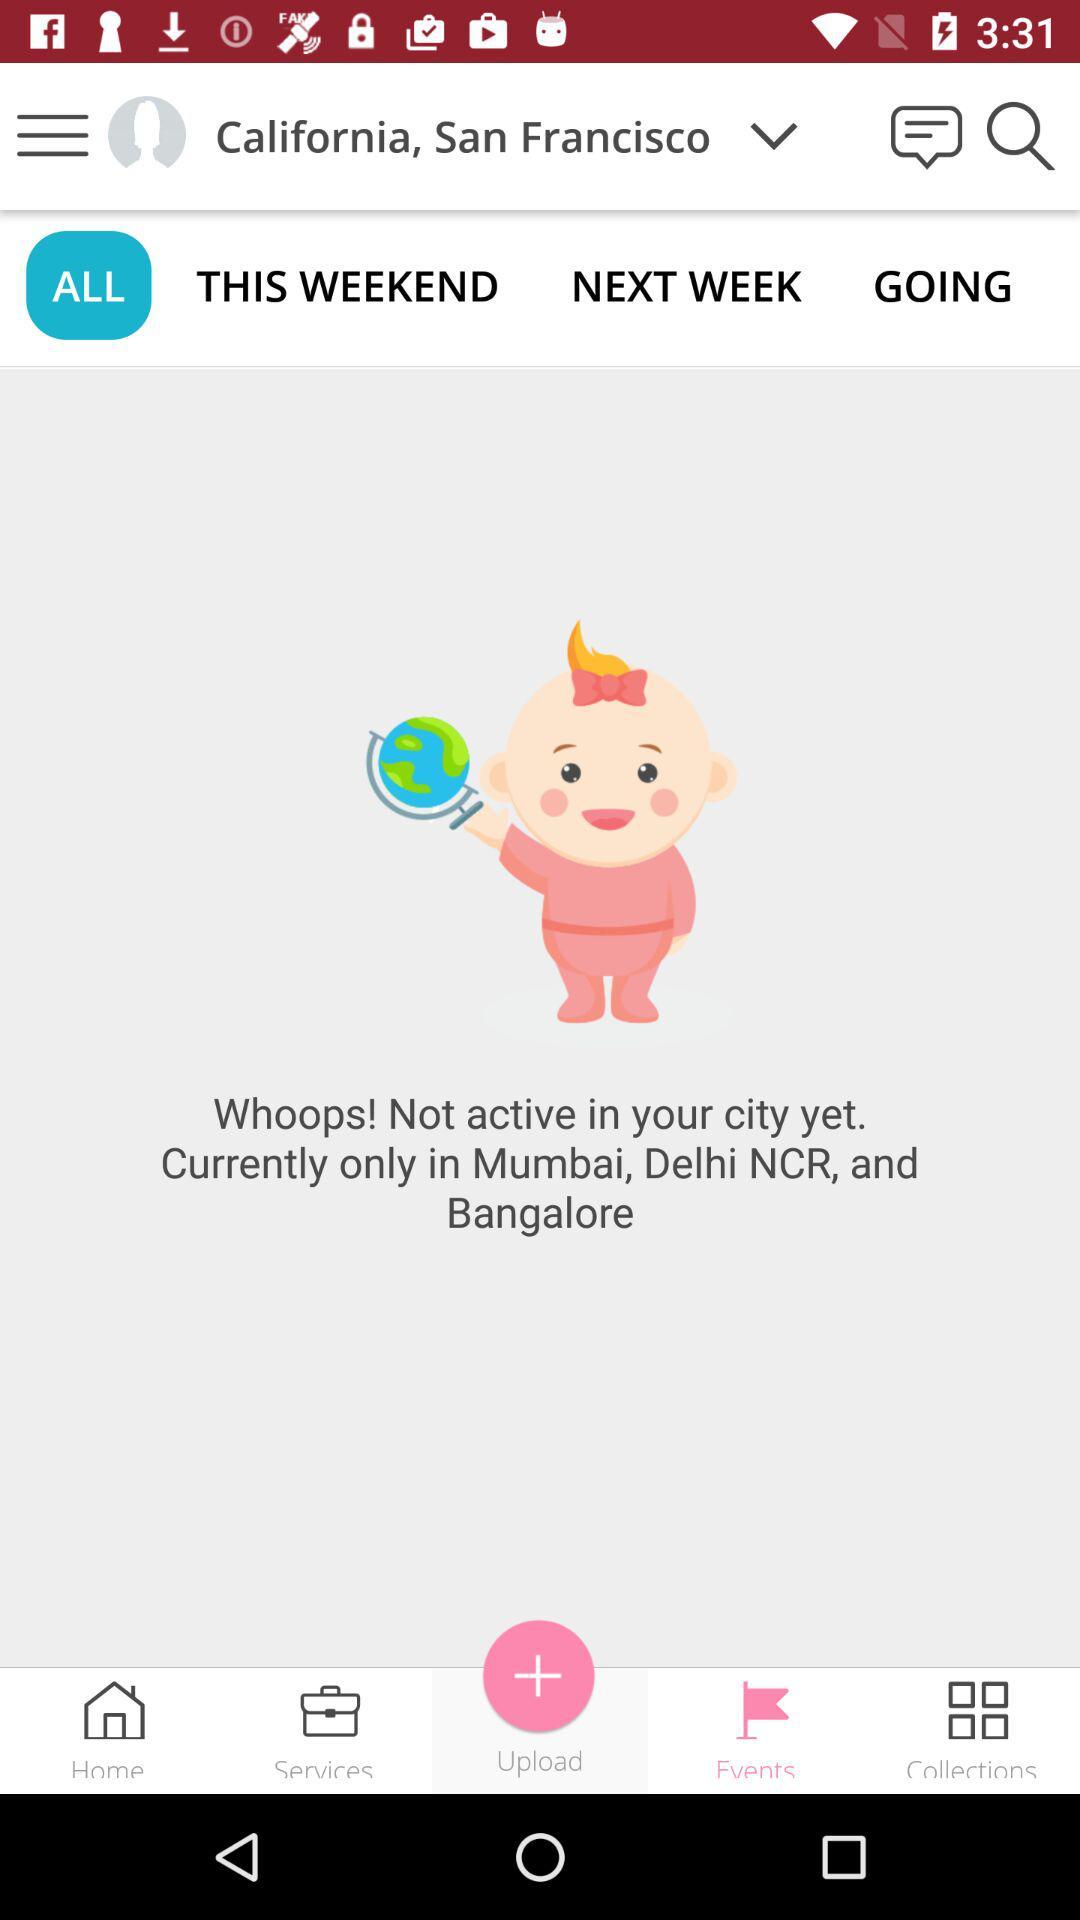  What do you see at coordinates (145, 134) in the screenshot?
I see `your profile picture` at bounding box center [145, 134].